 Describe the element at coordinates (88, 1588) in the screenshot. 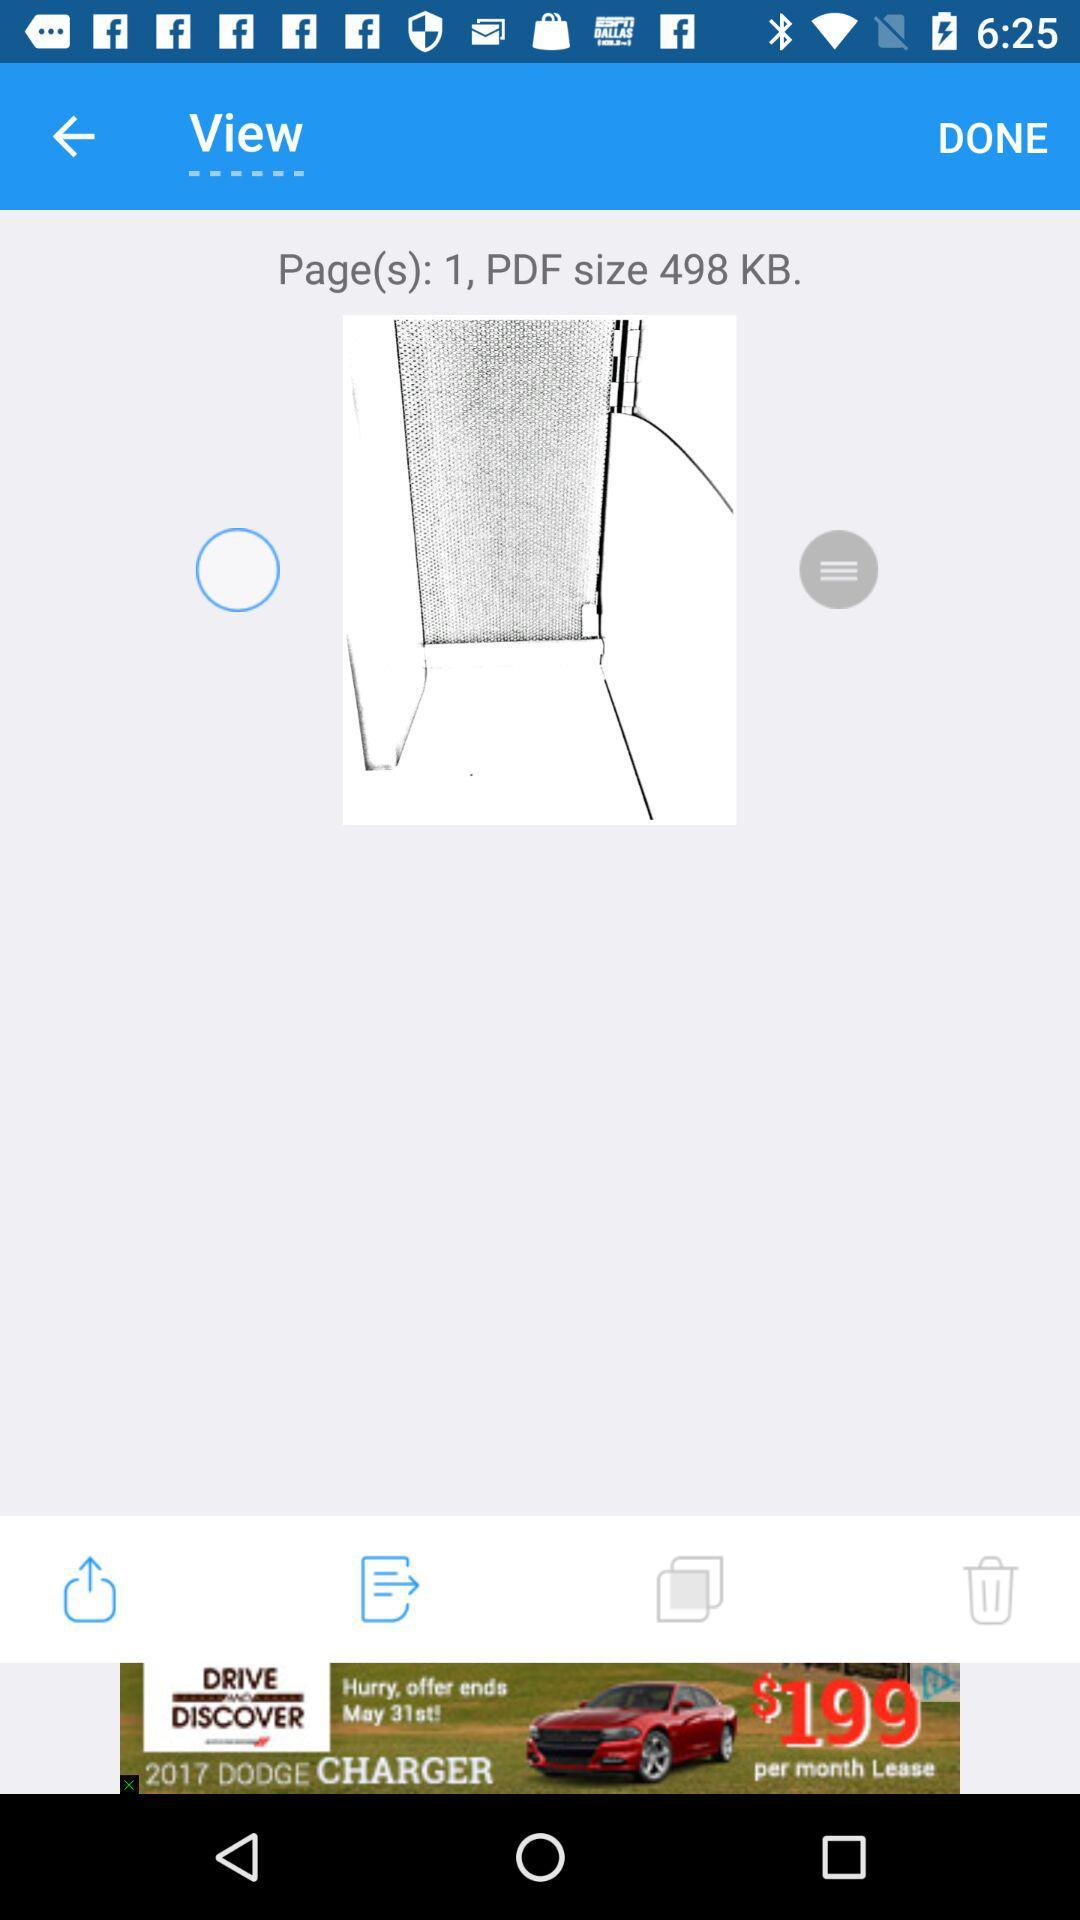

I see `the launch icon` at that location.